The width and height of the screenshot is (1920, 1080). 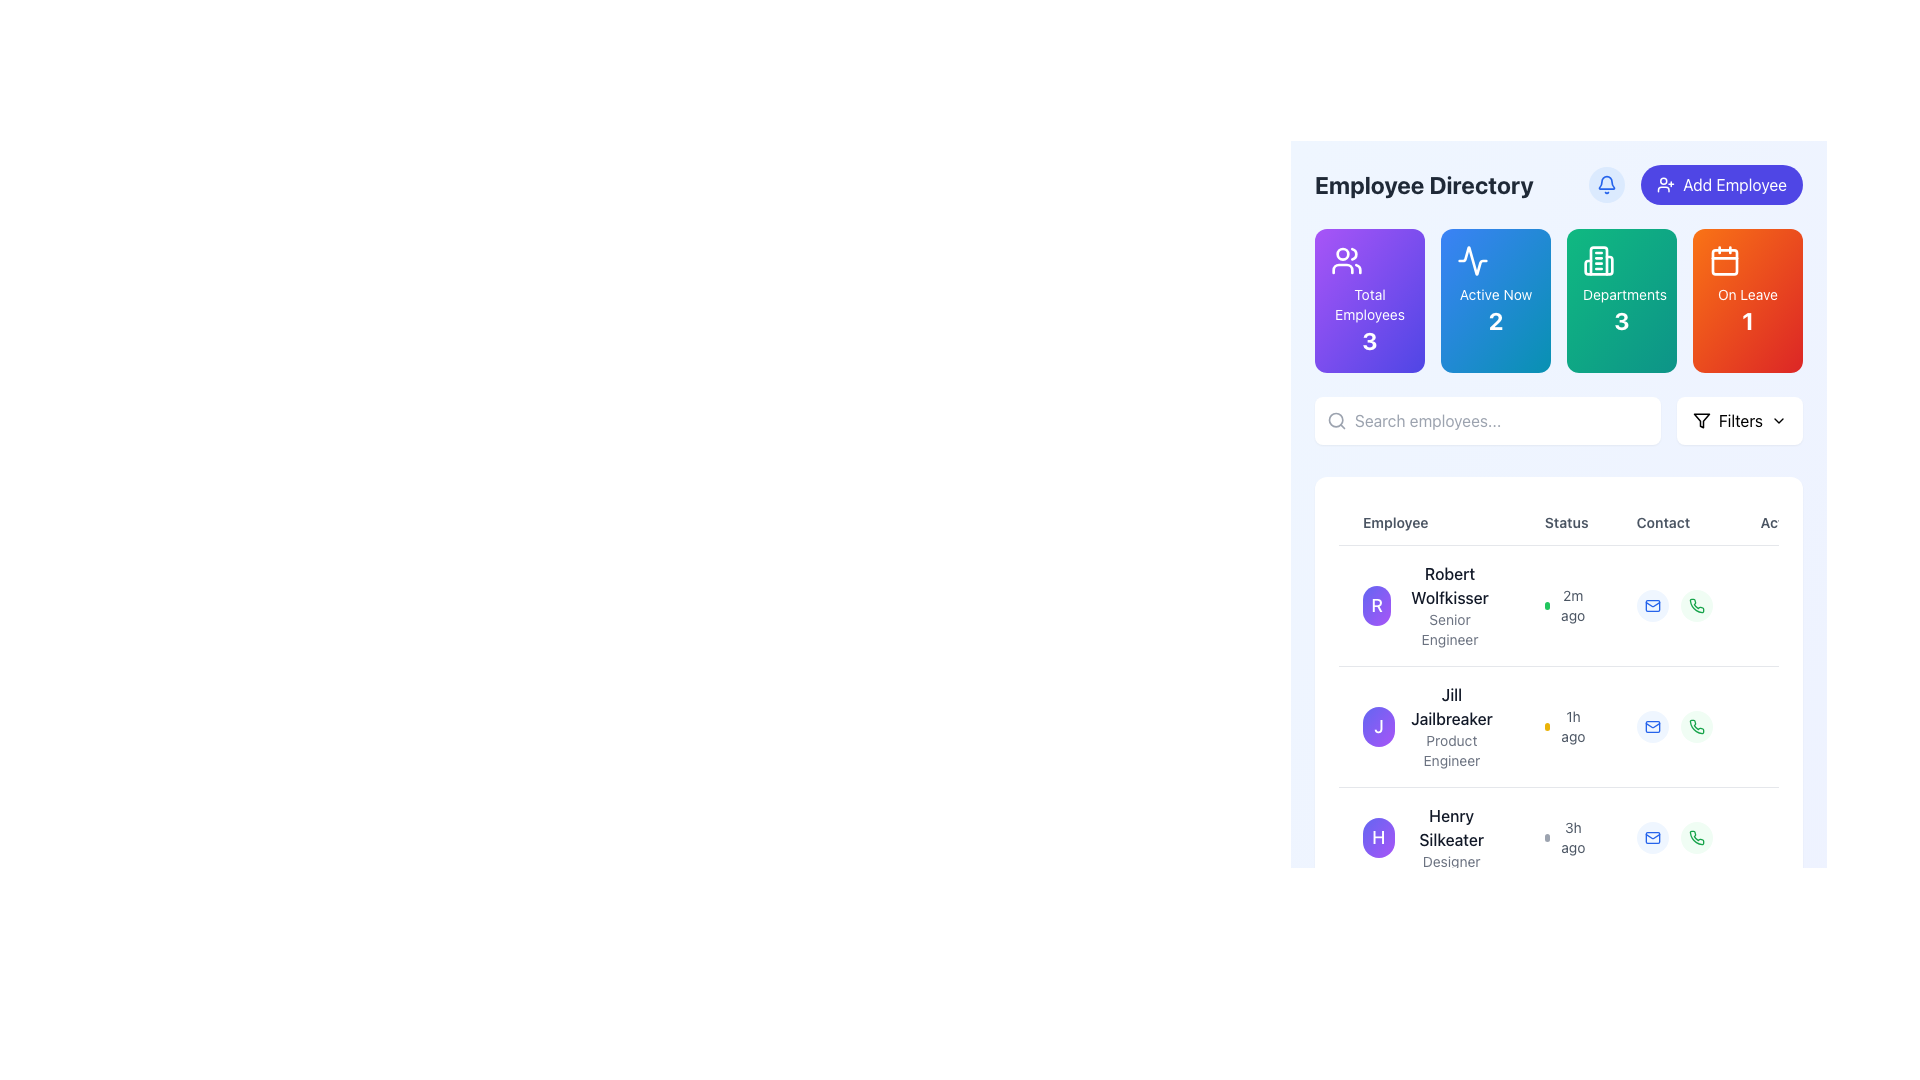 I want to click on the status update element displaying '2m ago' with a green circular icon, located in the 'Status' column of the employee table for Robert Wolfkisser, so click(x=1565, y=604).